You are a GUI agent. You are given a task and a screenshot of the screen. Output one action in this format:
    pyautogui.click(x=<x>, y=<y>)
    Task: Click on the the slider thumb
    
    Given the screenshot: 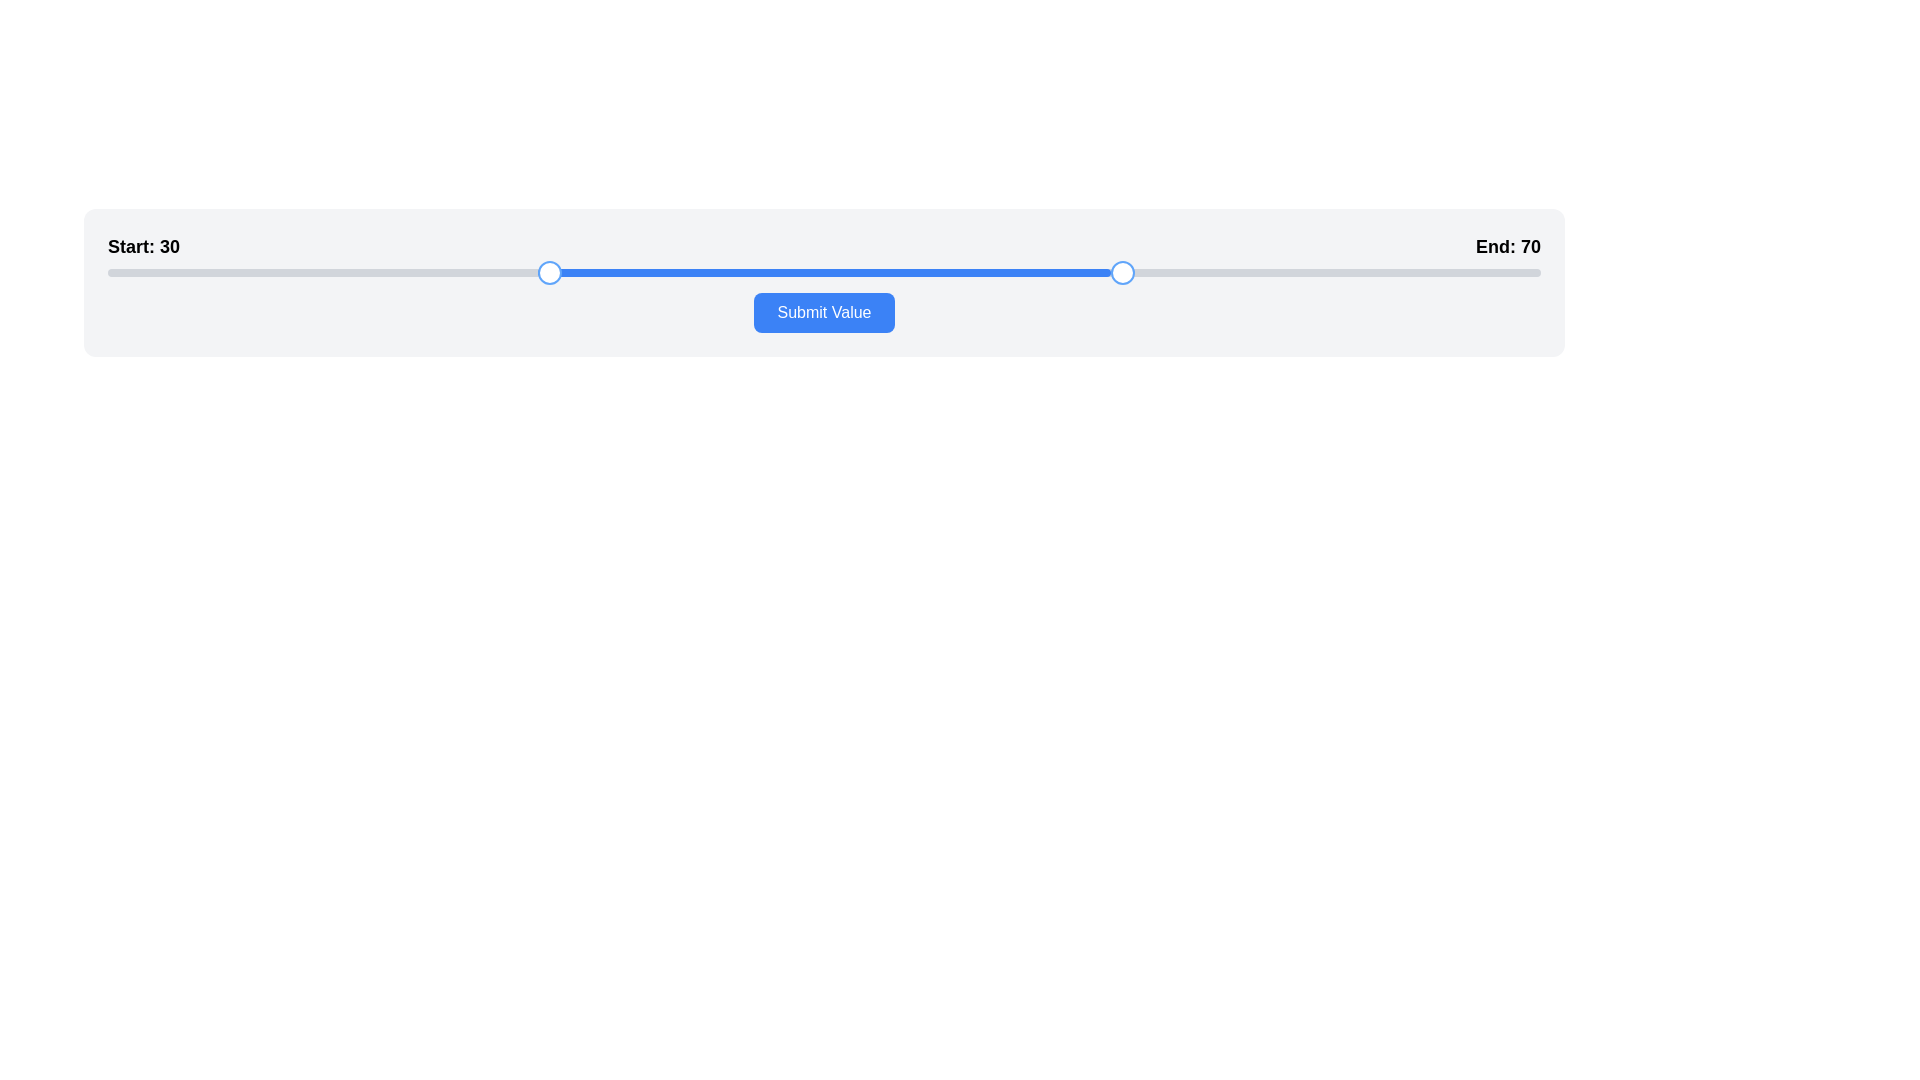 What is the action you would take?
    pyautogui.click(x=1012, y=273)
    